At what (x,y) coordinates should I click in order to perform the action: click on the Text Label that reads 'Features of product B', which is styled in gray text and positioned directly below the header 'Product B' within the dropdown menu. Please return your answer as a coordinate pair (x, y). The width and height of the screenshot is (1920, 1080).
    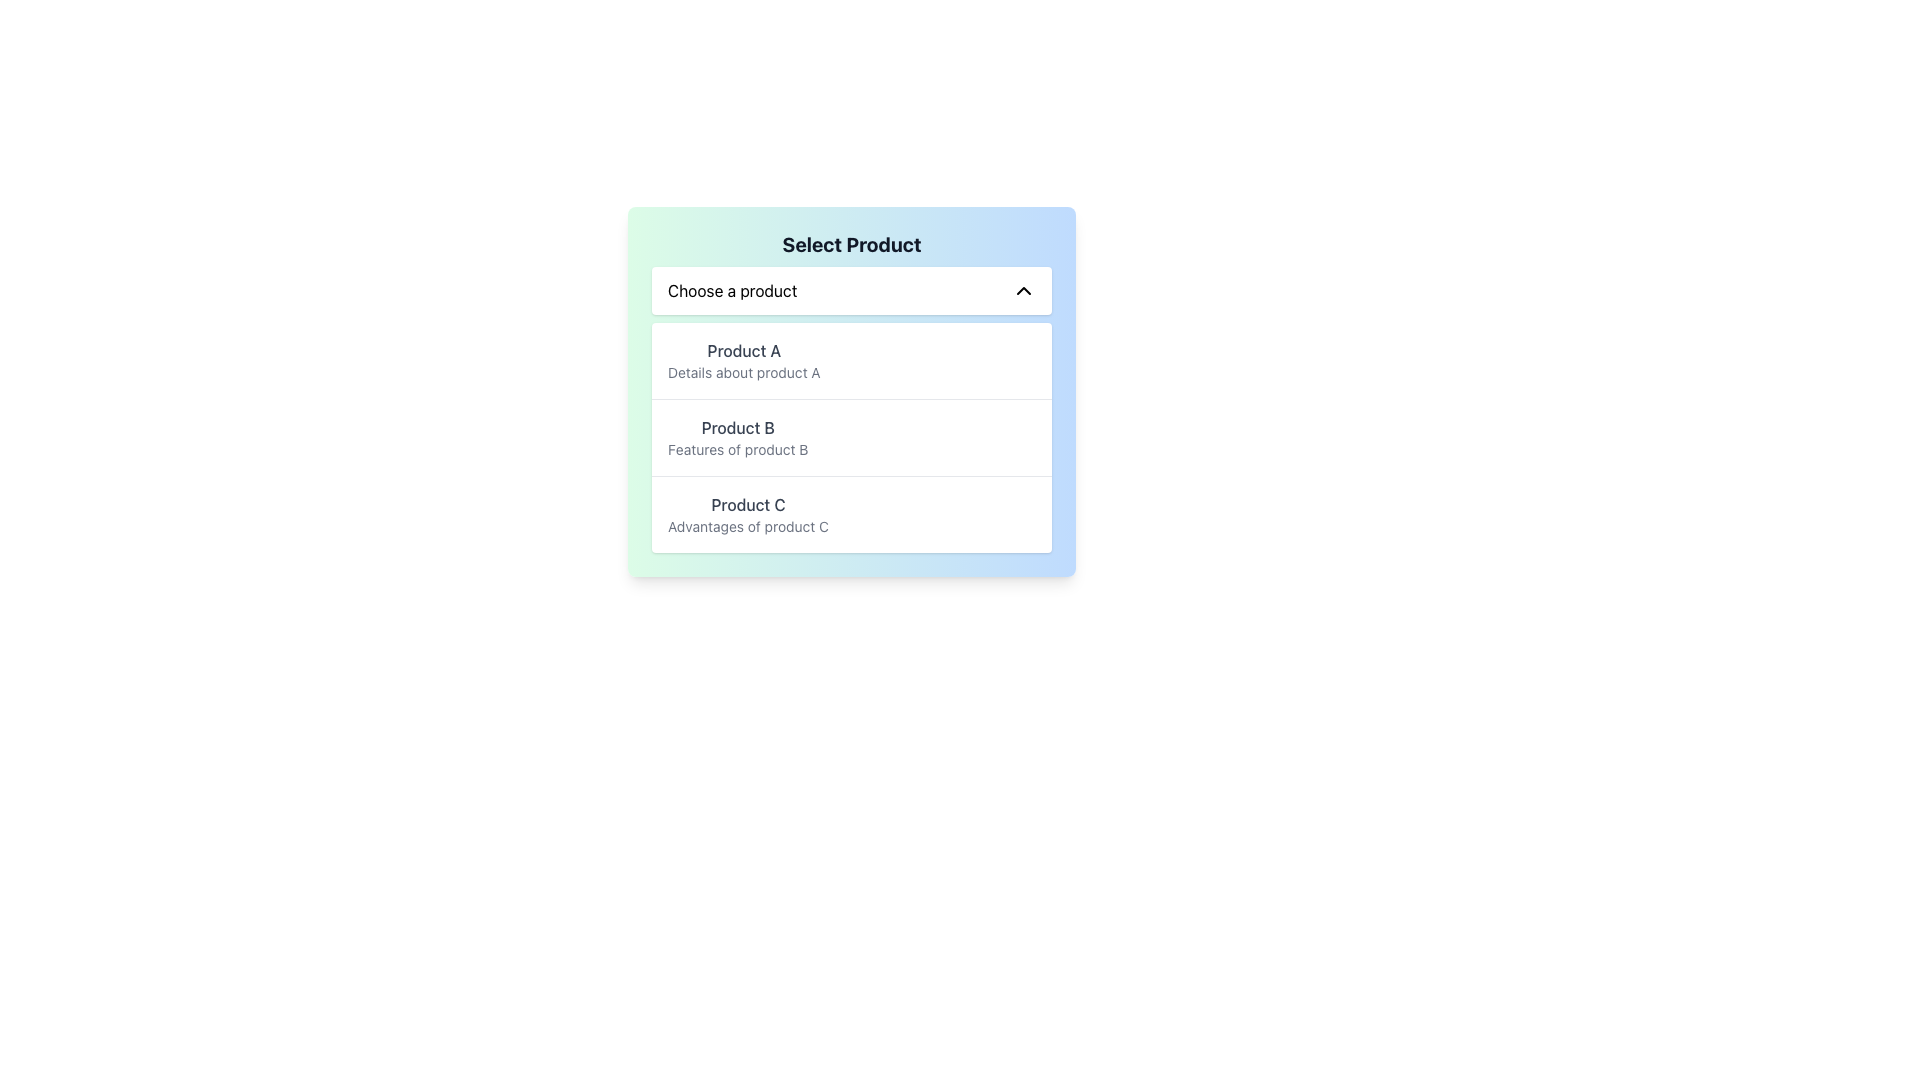
    Looking at the image, I should click on (737, 450).